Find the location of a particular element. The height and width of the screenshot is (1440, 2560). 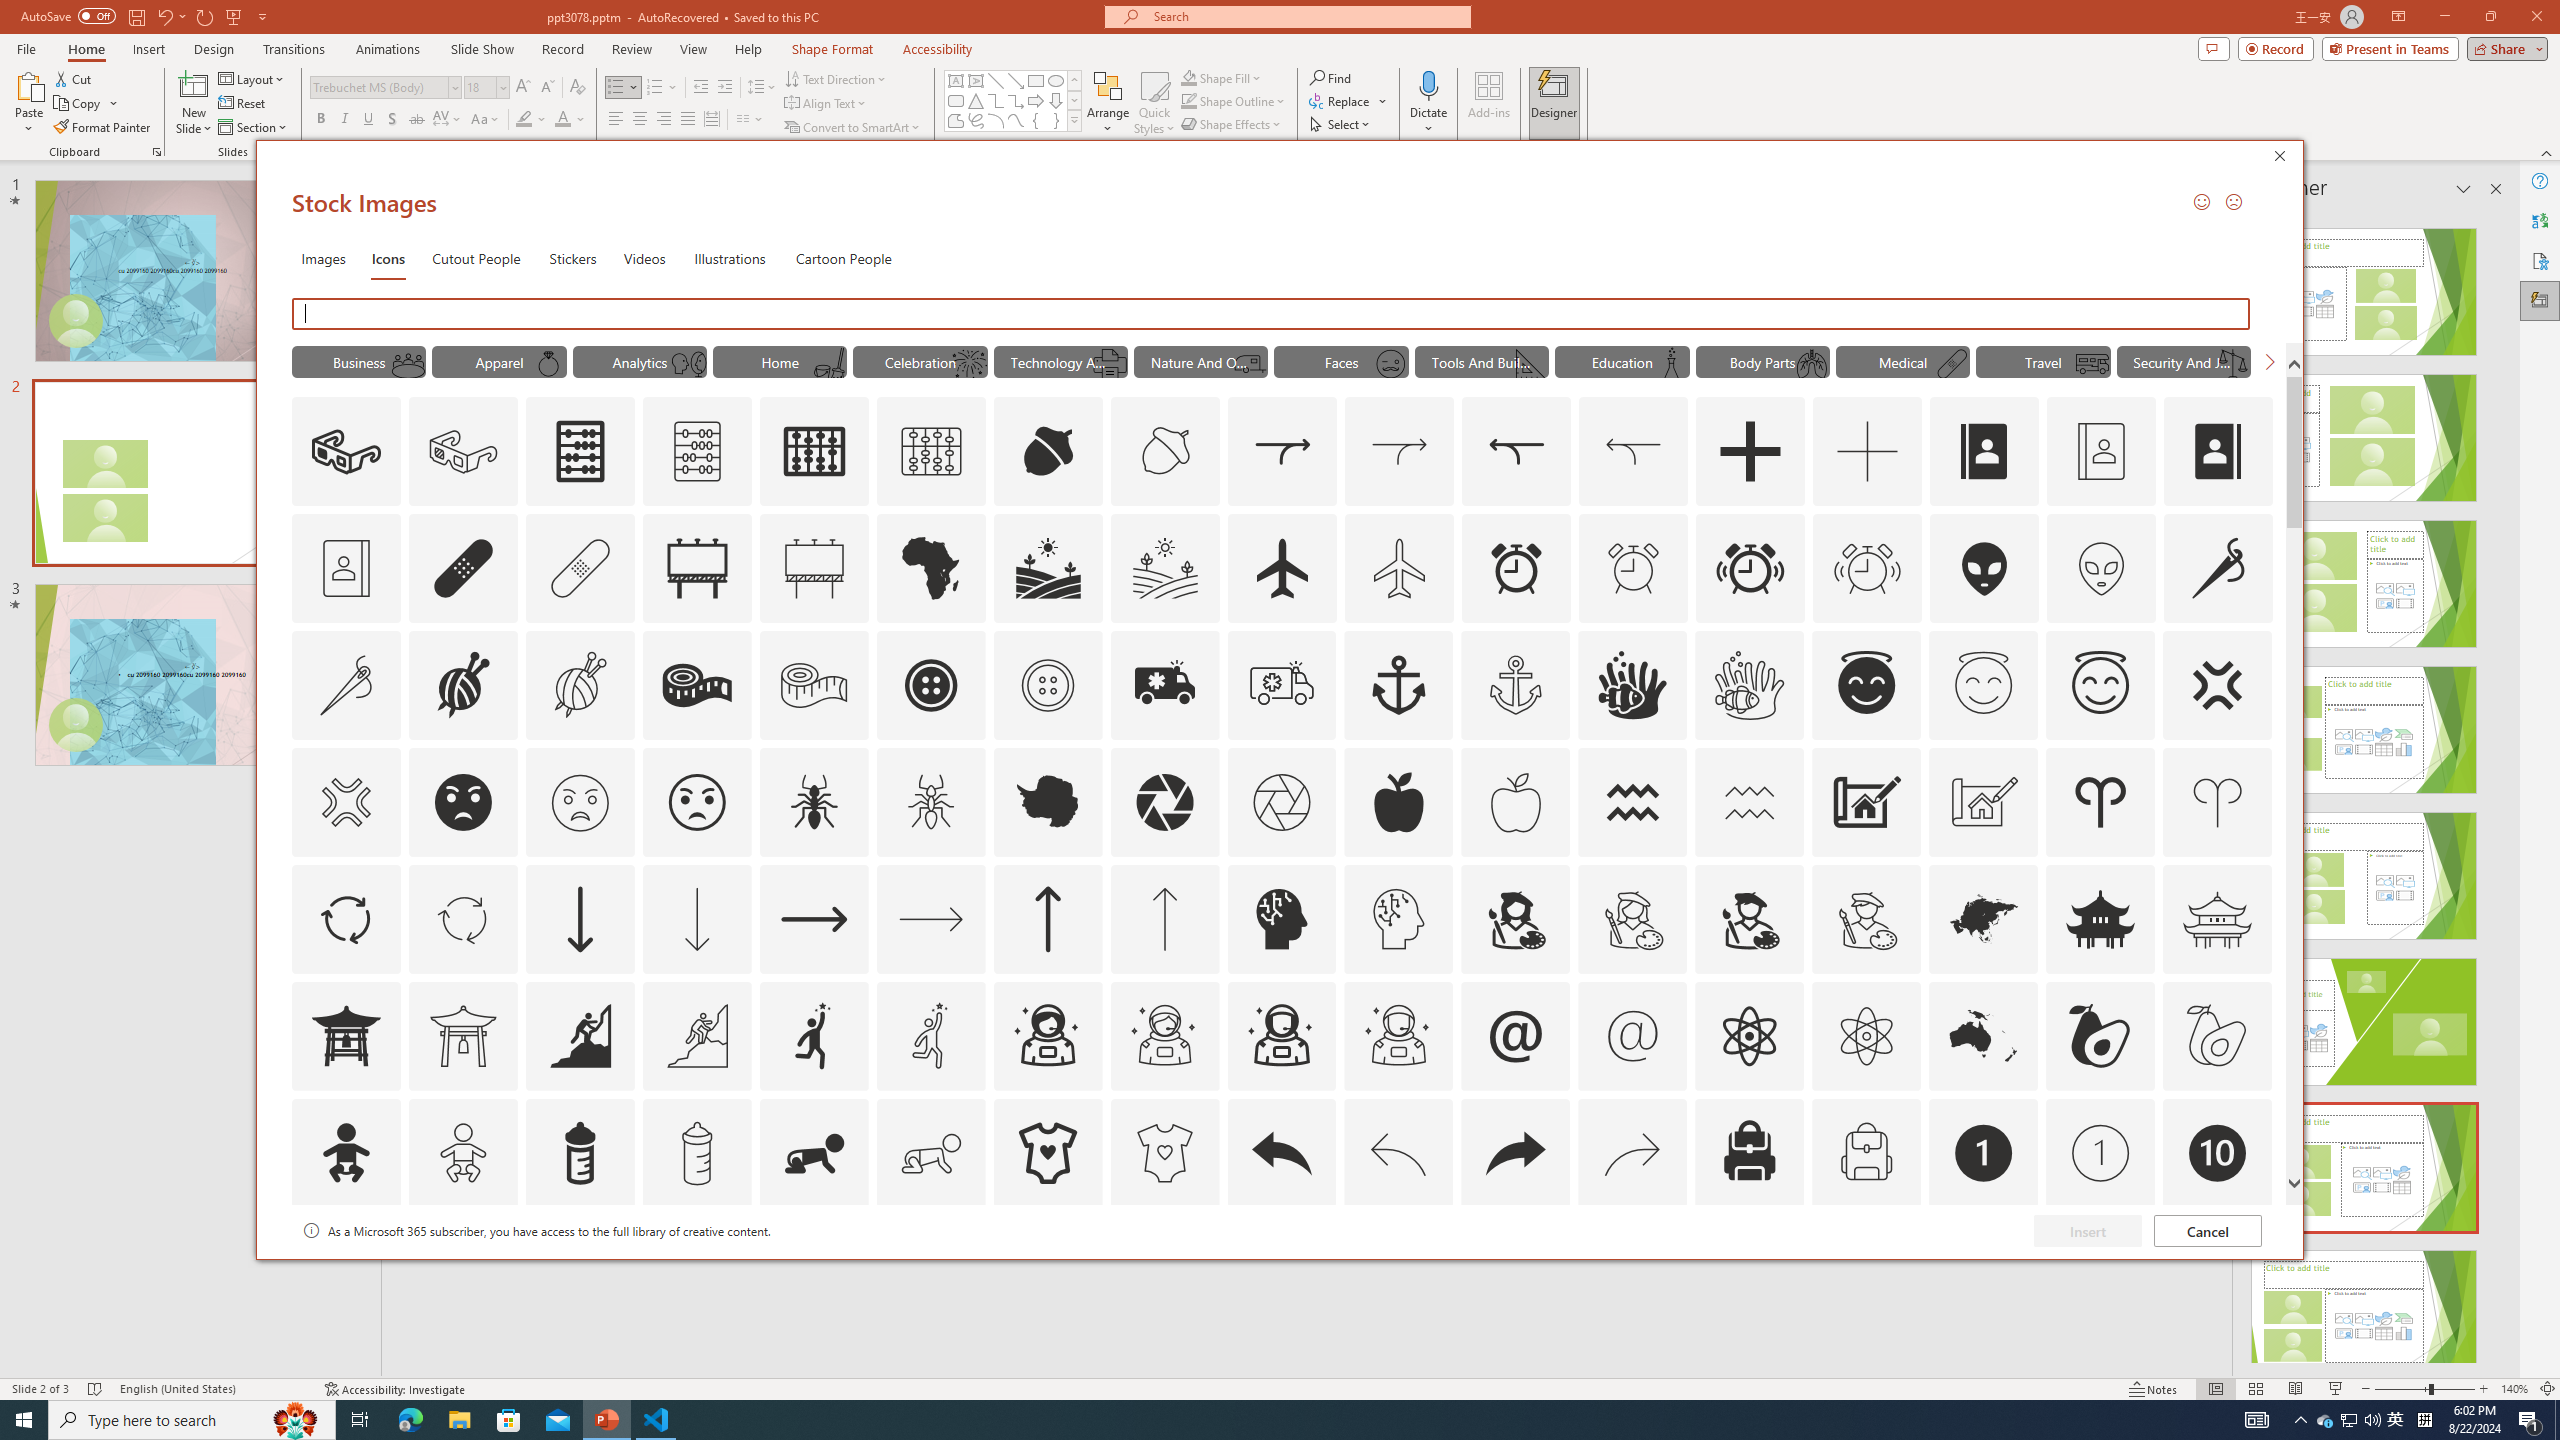

'AutomationID: Icons_Badge6_M' is located at coordinates (1515, 1269).